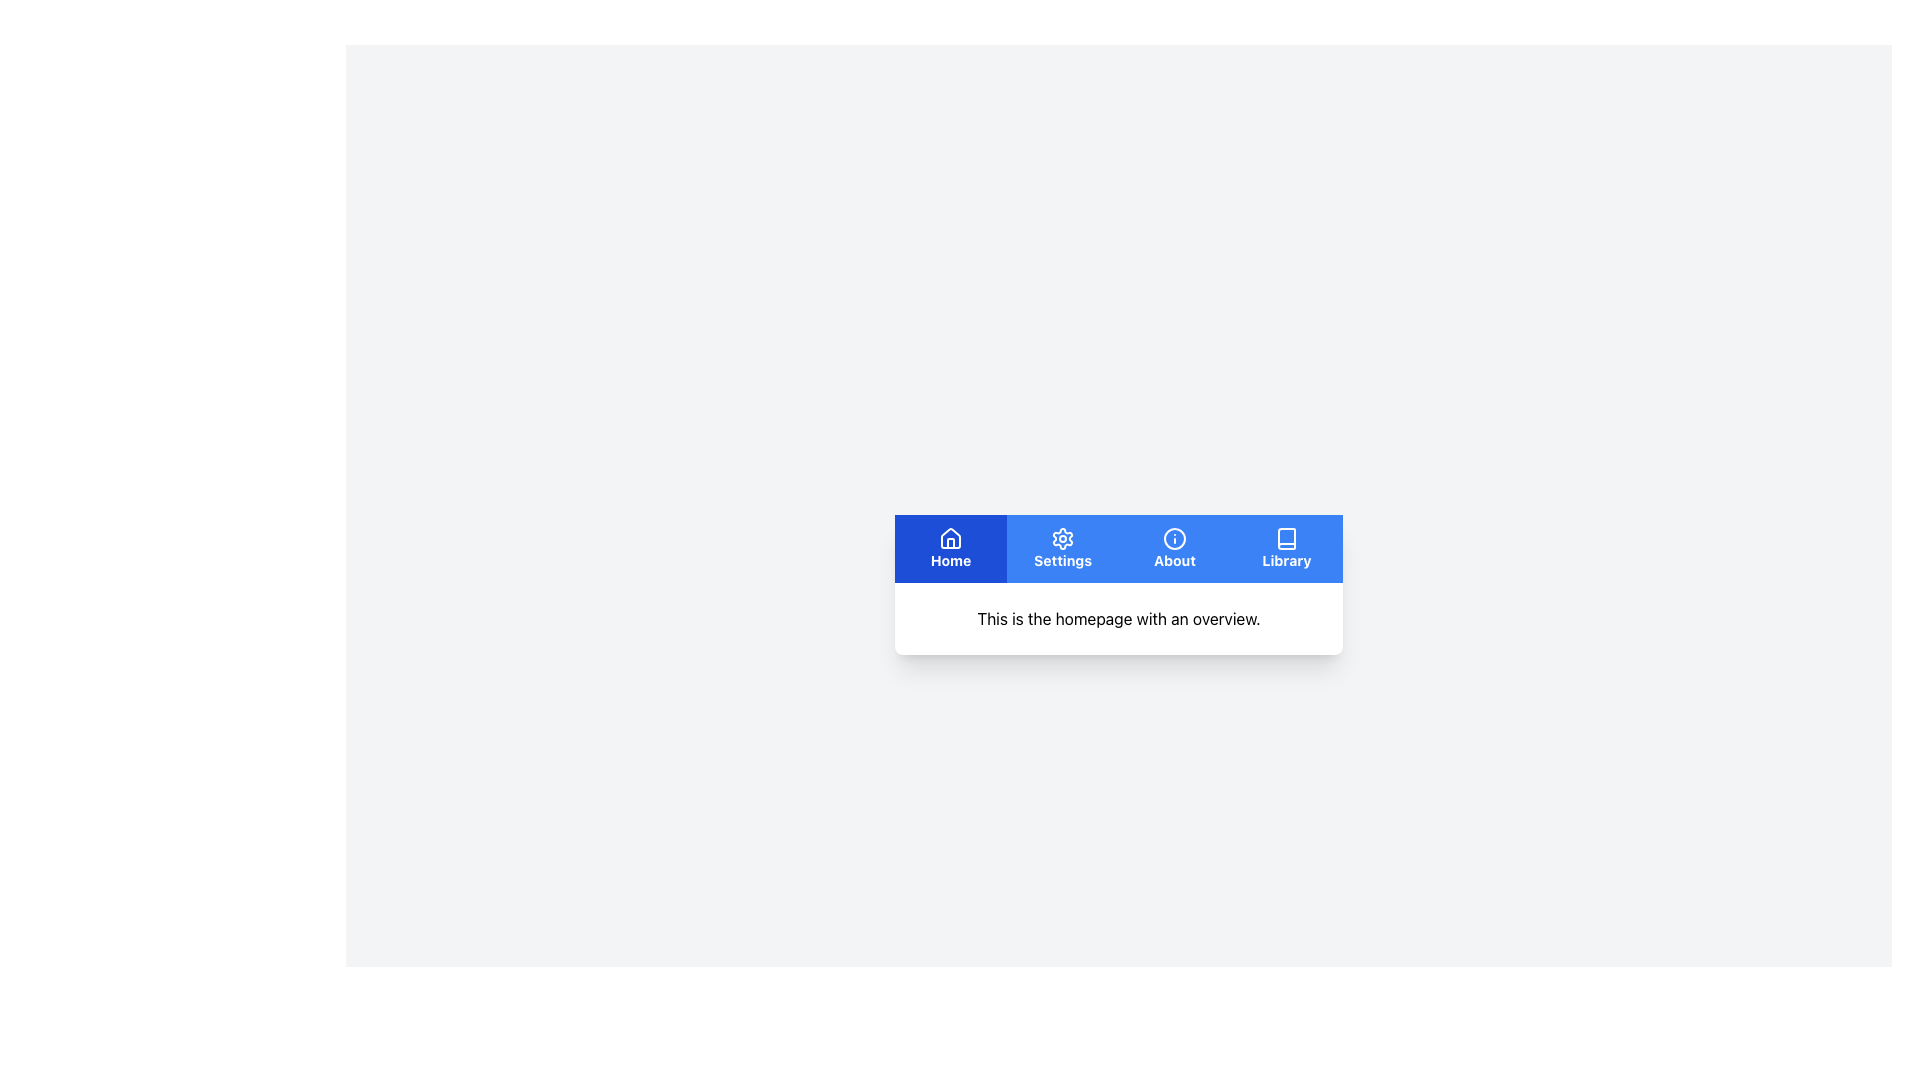 This screenshot has width=1920, height=1080. What do you see at coordinates (949, 538) in the screenshot?
I see `the house-shaped icon in the 'Home' section of the bottom navigation bar, which is styled in white against a blue square background` at bounding box center [949, 538].